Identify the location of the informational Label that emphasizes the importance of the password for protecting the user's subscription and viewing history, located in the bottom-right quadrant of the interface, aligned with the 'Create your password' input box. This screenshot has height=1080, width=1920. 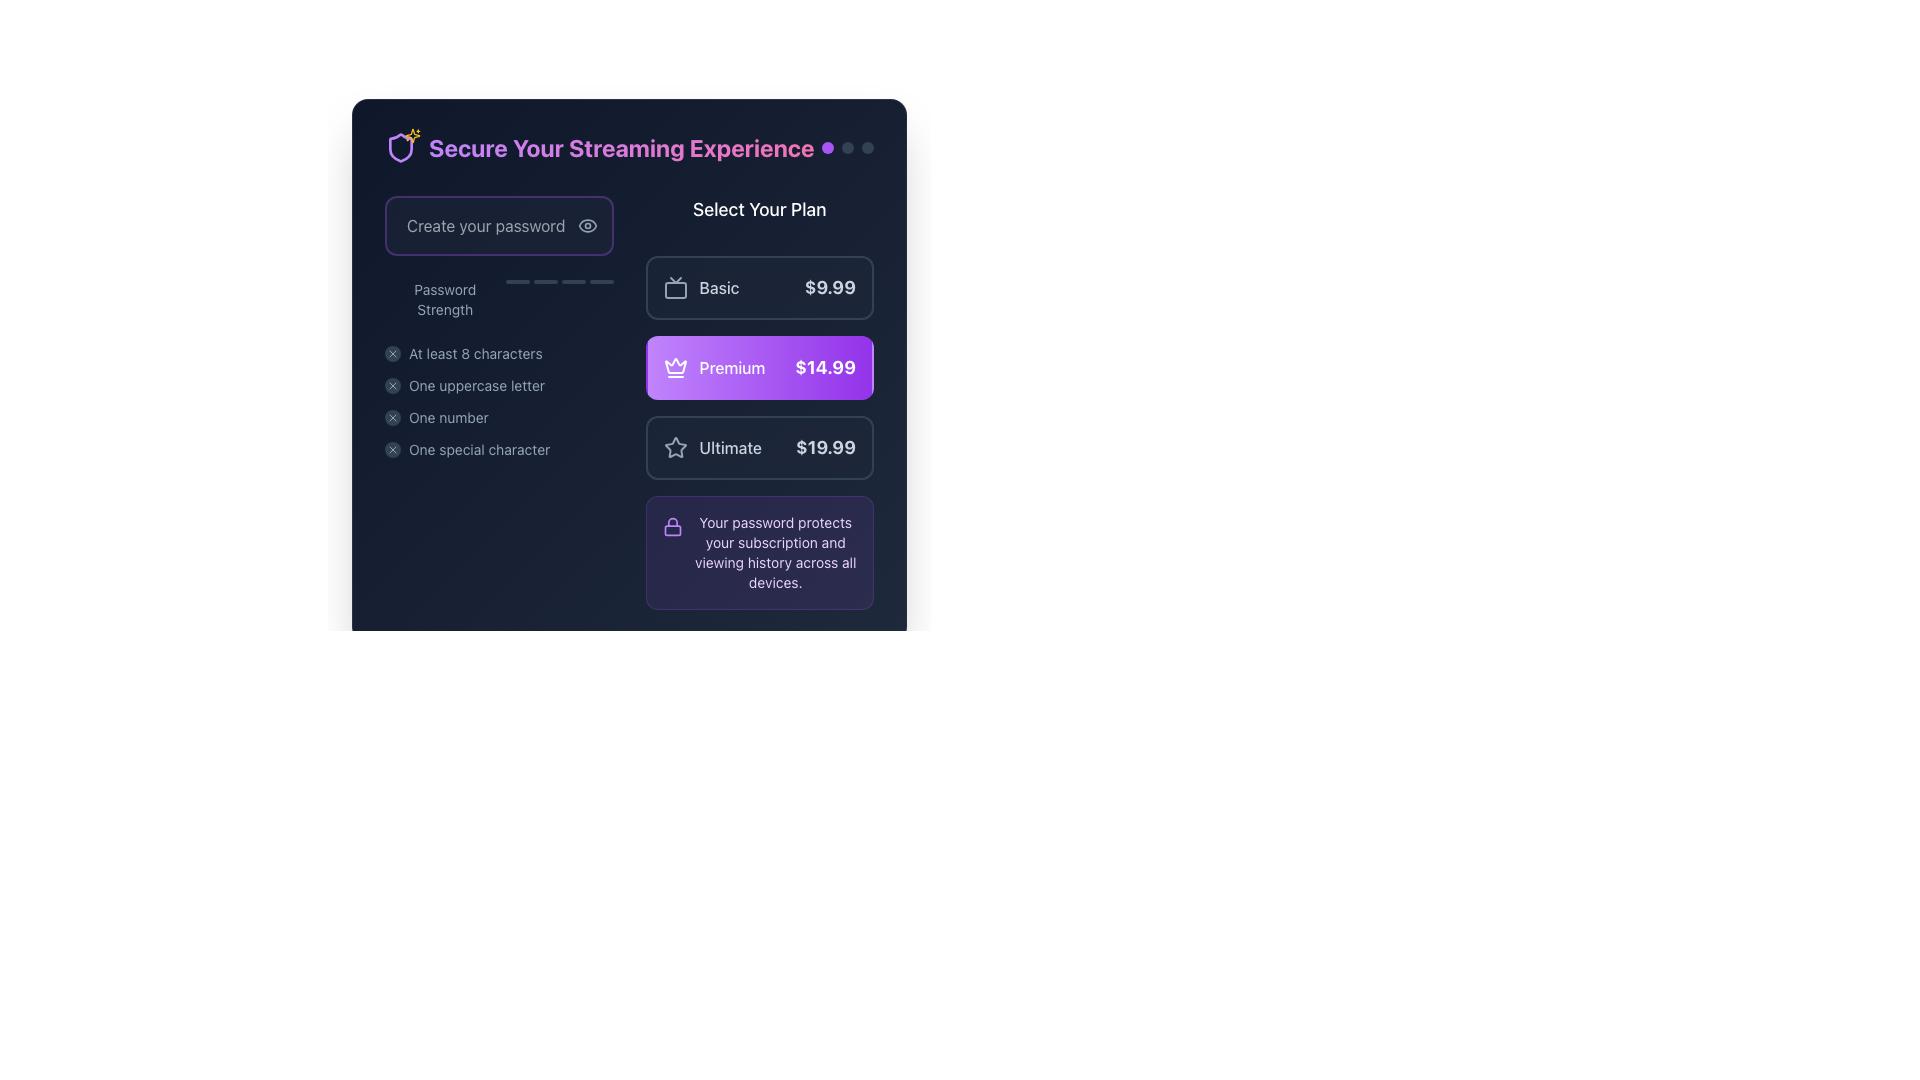
(774, 552).